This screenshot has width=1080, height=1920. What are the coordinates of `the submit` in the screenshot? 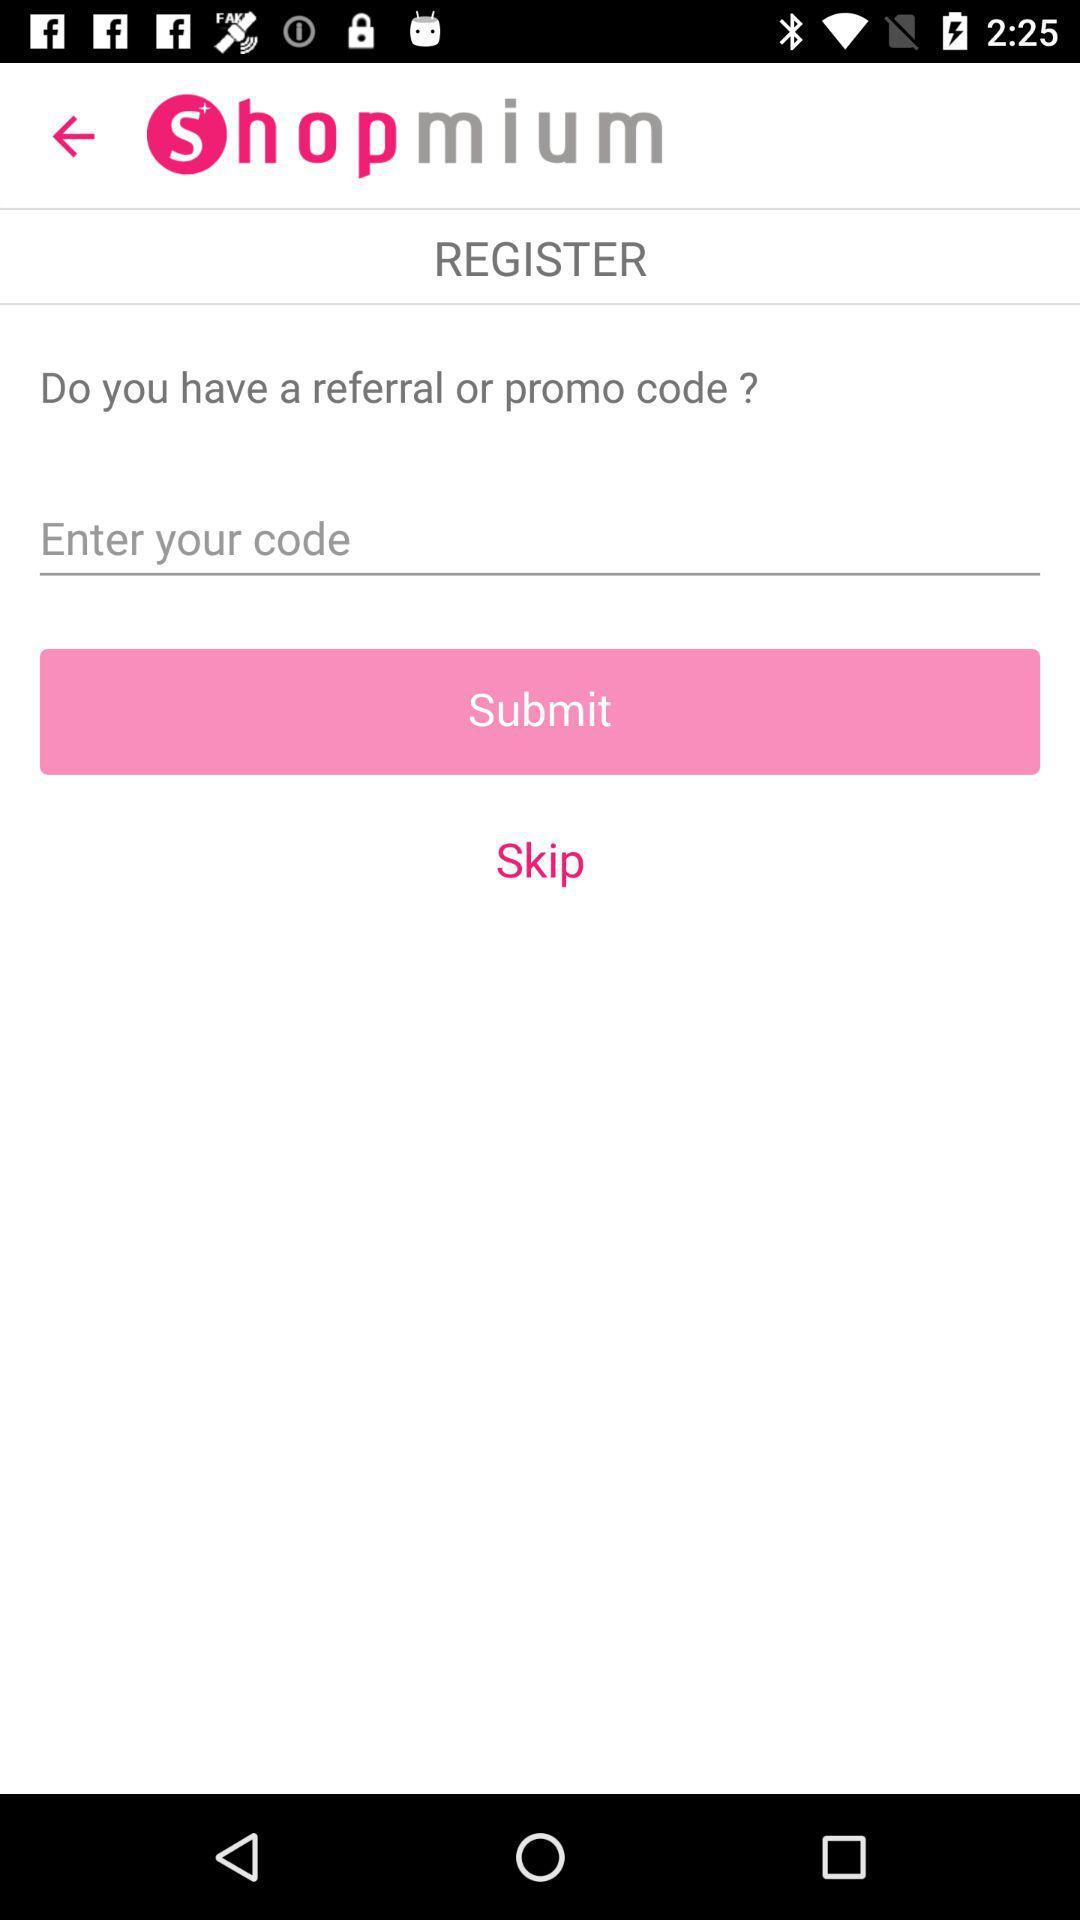 It's located at (540, 711).